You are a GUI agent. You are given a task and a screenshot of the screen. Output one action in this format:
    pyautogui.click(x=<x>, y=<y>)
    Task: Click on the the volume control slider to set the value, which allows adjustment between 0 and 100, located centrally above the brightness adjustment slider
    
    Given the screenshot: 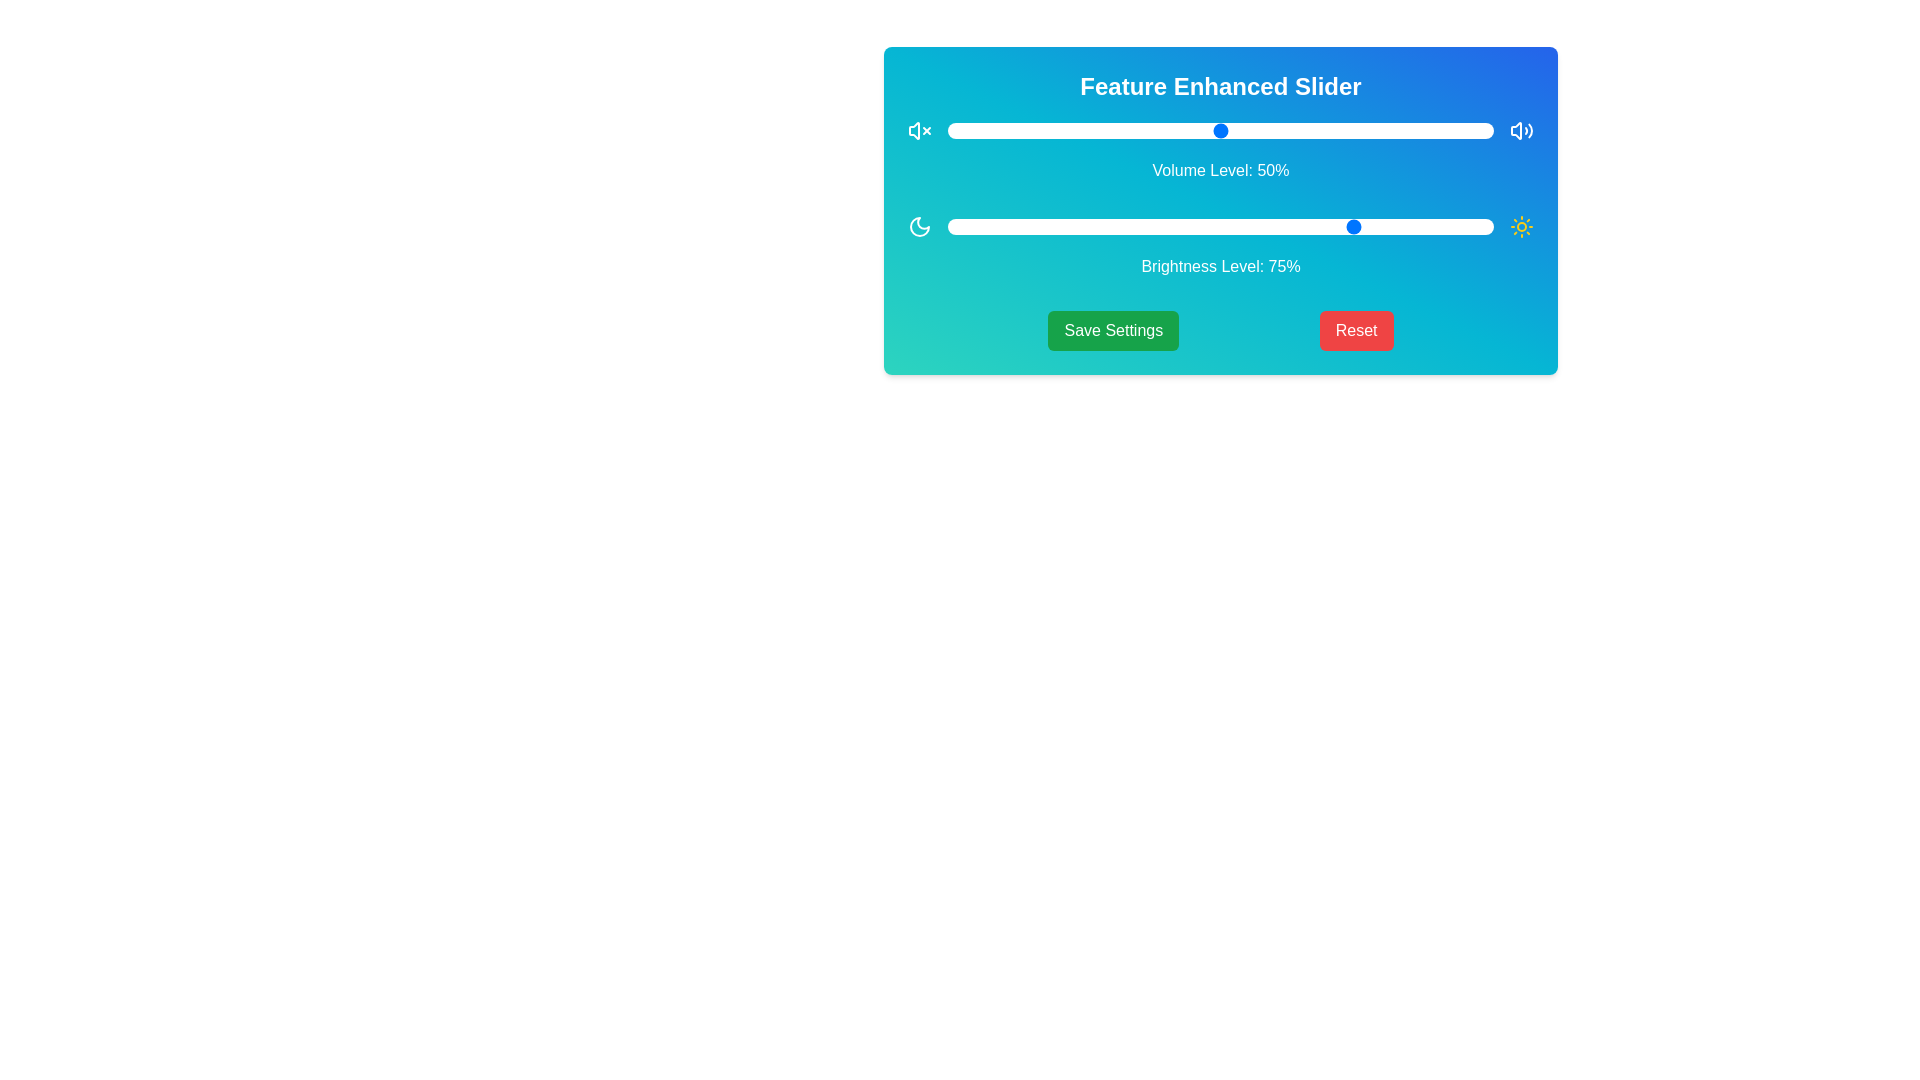 What is the action you would take?
    pyautogui.click(x=1219, y=131)
    